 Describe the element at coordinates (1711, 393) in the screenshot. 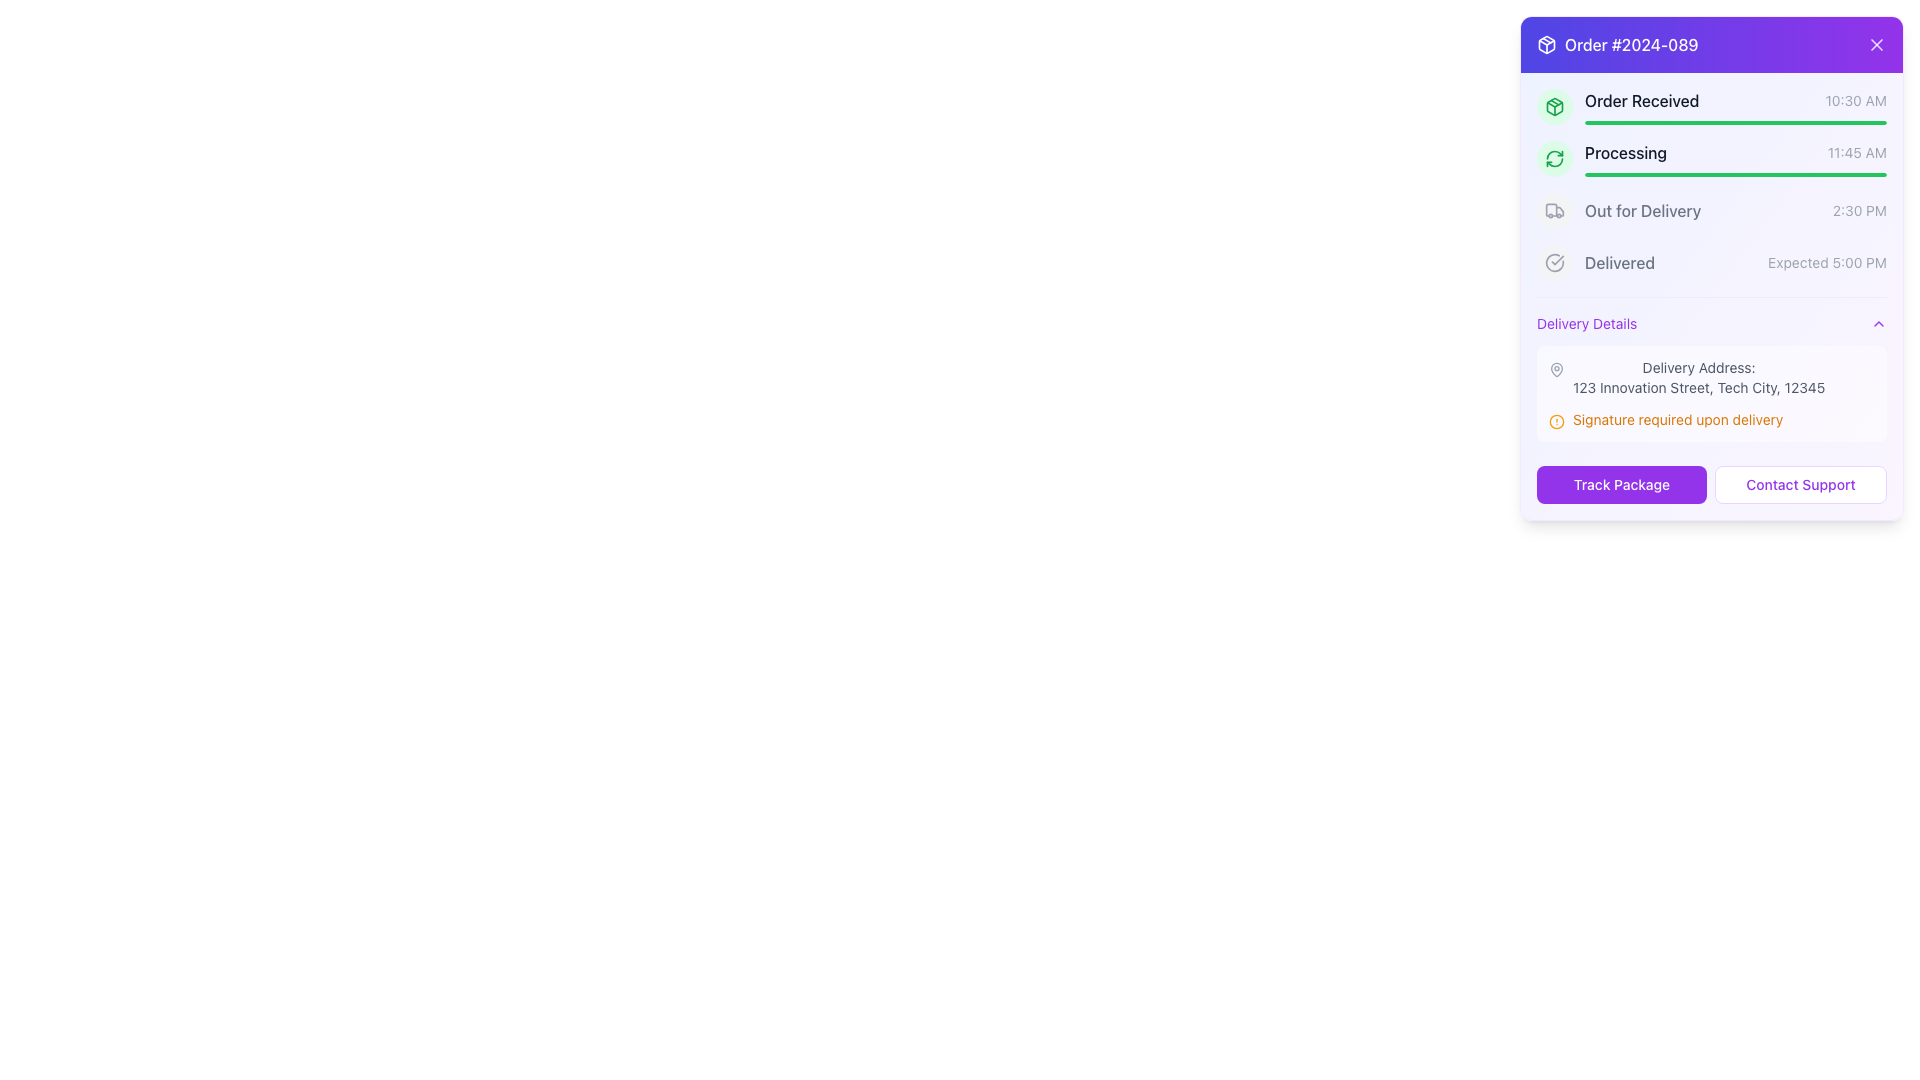

I see `the Informational text block that provides details about the delivery address and signature requirement, located in the 'Delivery Details' section` at that location.